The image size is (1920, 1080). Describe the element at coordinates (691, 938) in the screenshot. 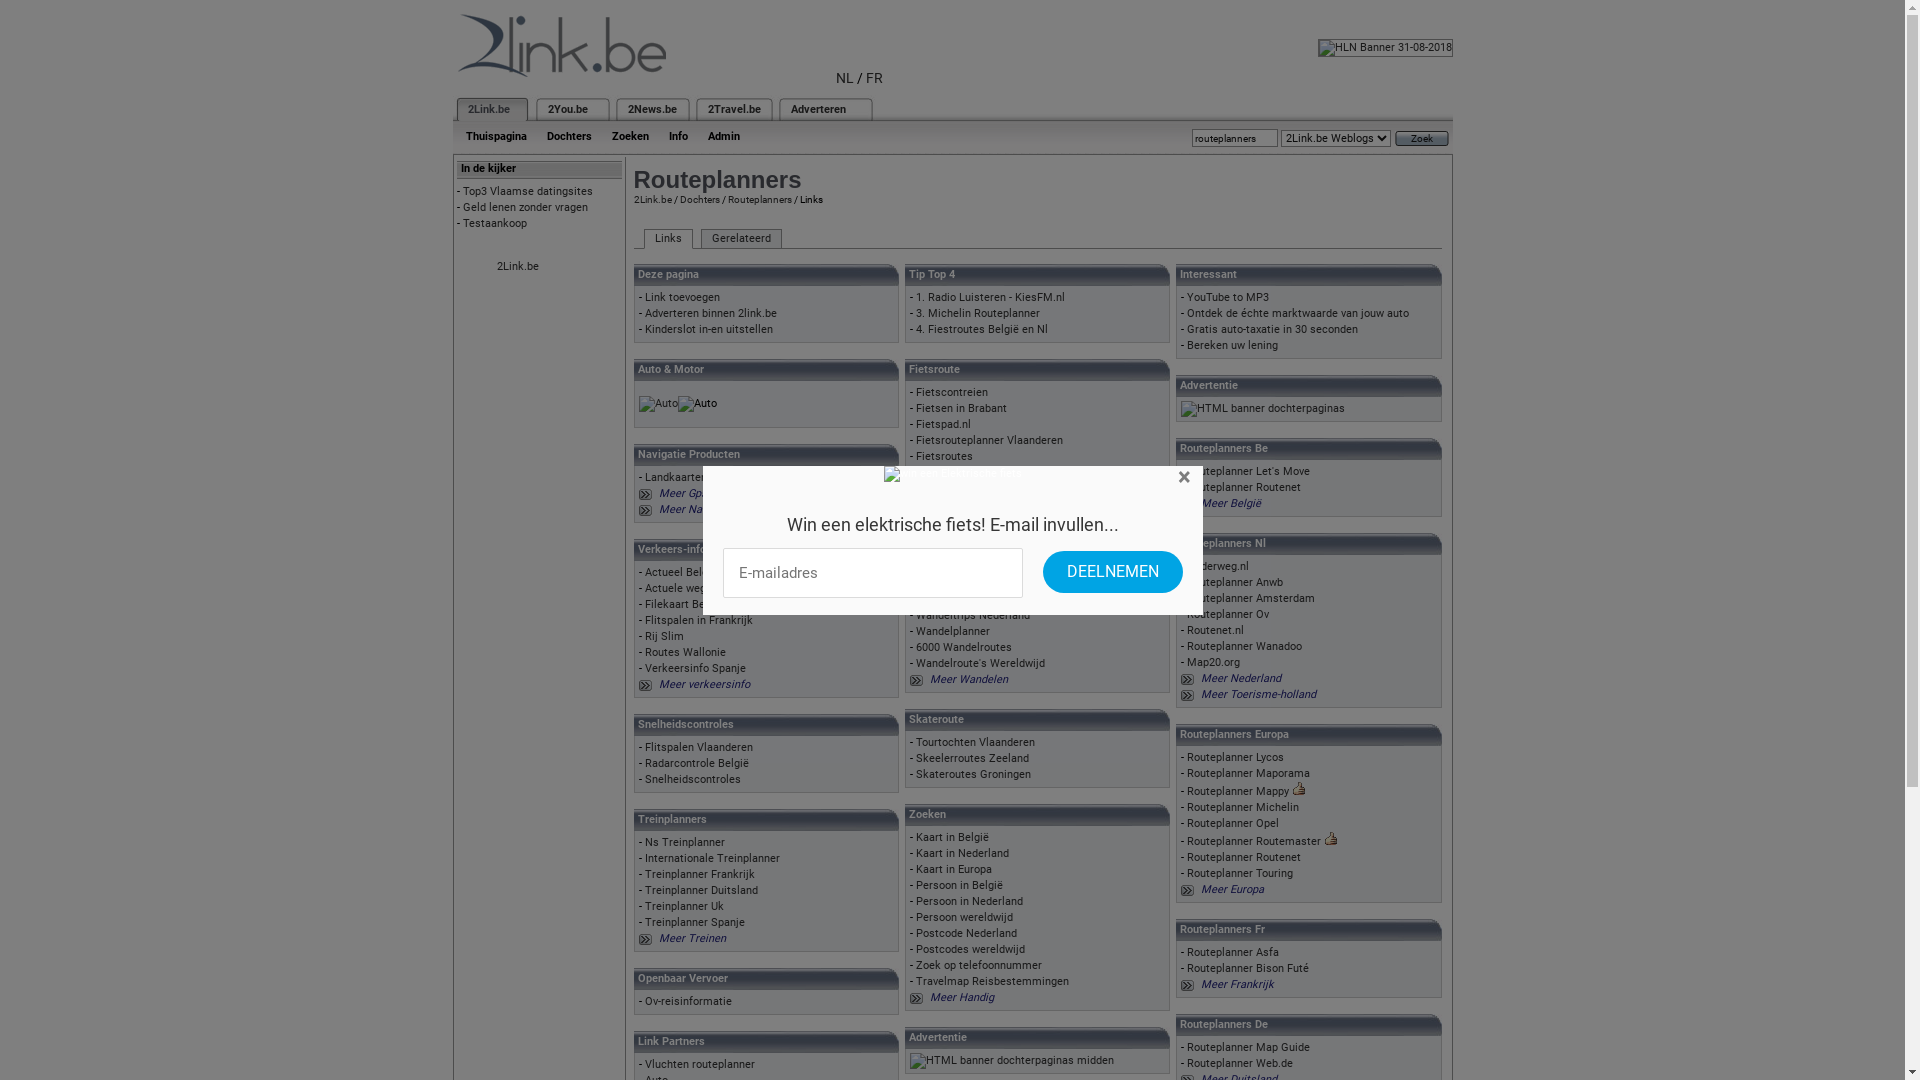

I see `'Meer Treinen'` at that location.